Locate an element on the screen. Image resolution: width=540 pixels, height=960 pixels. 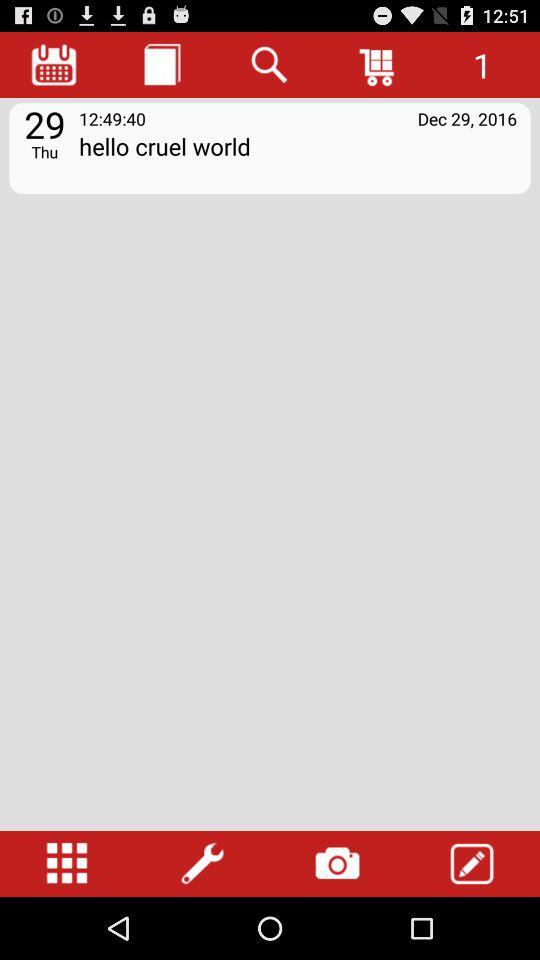
search button is located at coordinates (270, 64).